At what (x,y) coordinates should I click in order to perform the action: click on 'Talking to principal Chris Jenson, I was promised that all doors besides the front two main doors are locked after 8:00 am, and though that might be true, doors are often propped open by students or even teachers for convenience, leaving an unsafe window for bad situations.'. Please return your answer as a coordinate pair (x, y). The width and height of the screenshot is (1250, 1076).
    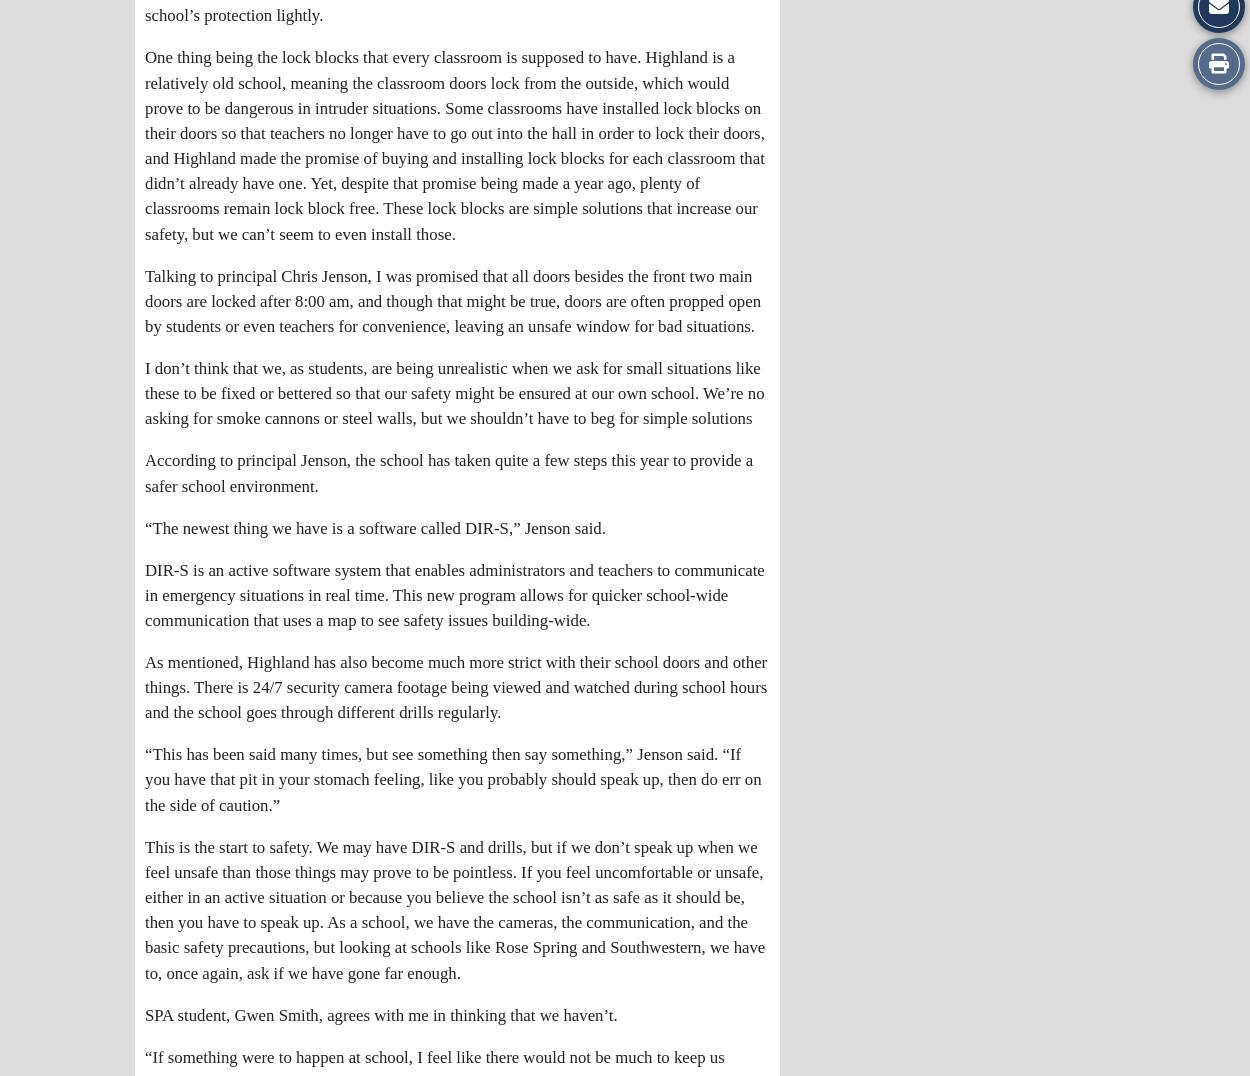
    Looking at the image, I should click on (452, 299).